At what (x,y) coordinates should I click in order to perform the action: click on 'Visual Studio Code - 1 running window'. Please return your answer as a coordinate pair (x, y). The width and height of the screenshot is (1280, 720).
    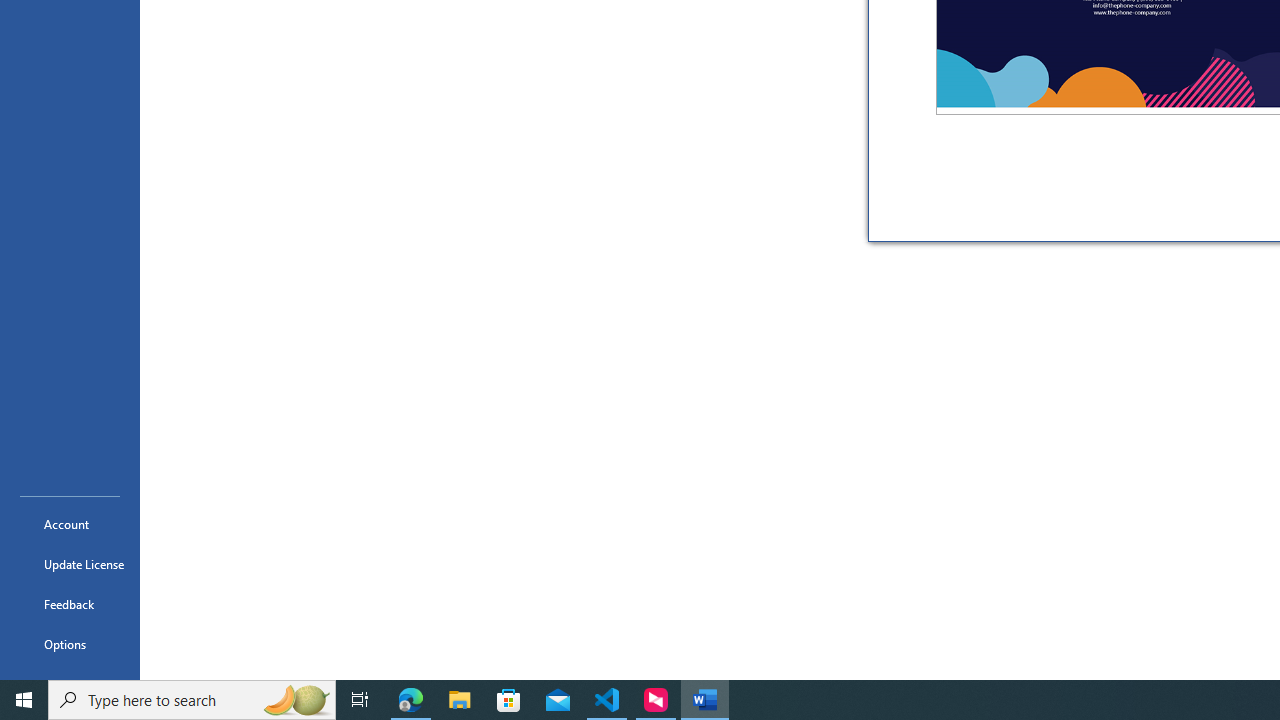
    Looking at the image, I should click on (606, 698).